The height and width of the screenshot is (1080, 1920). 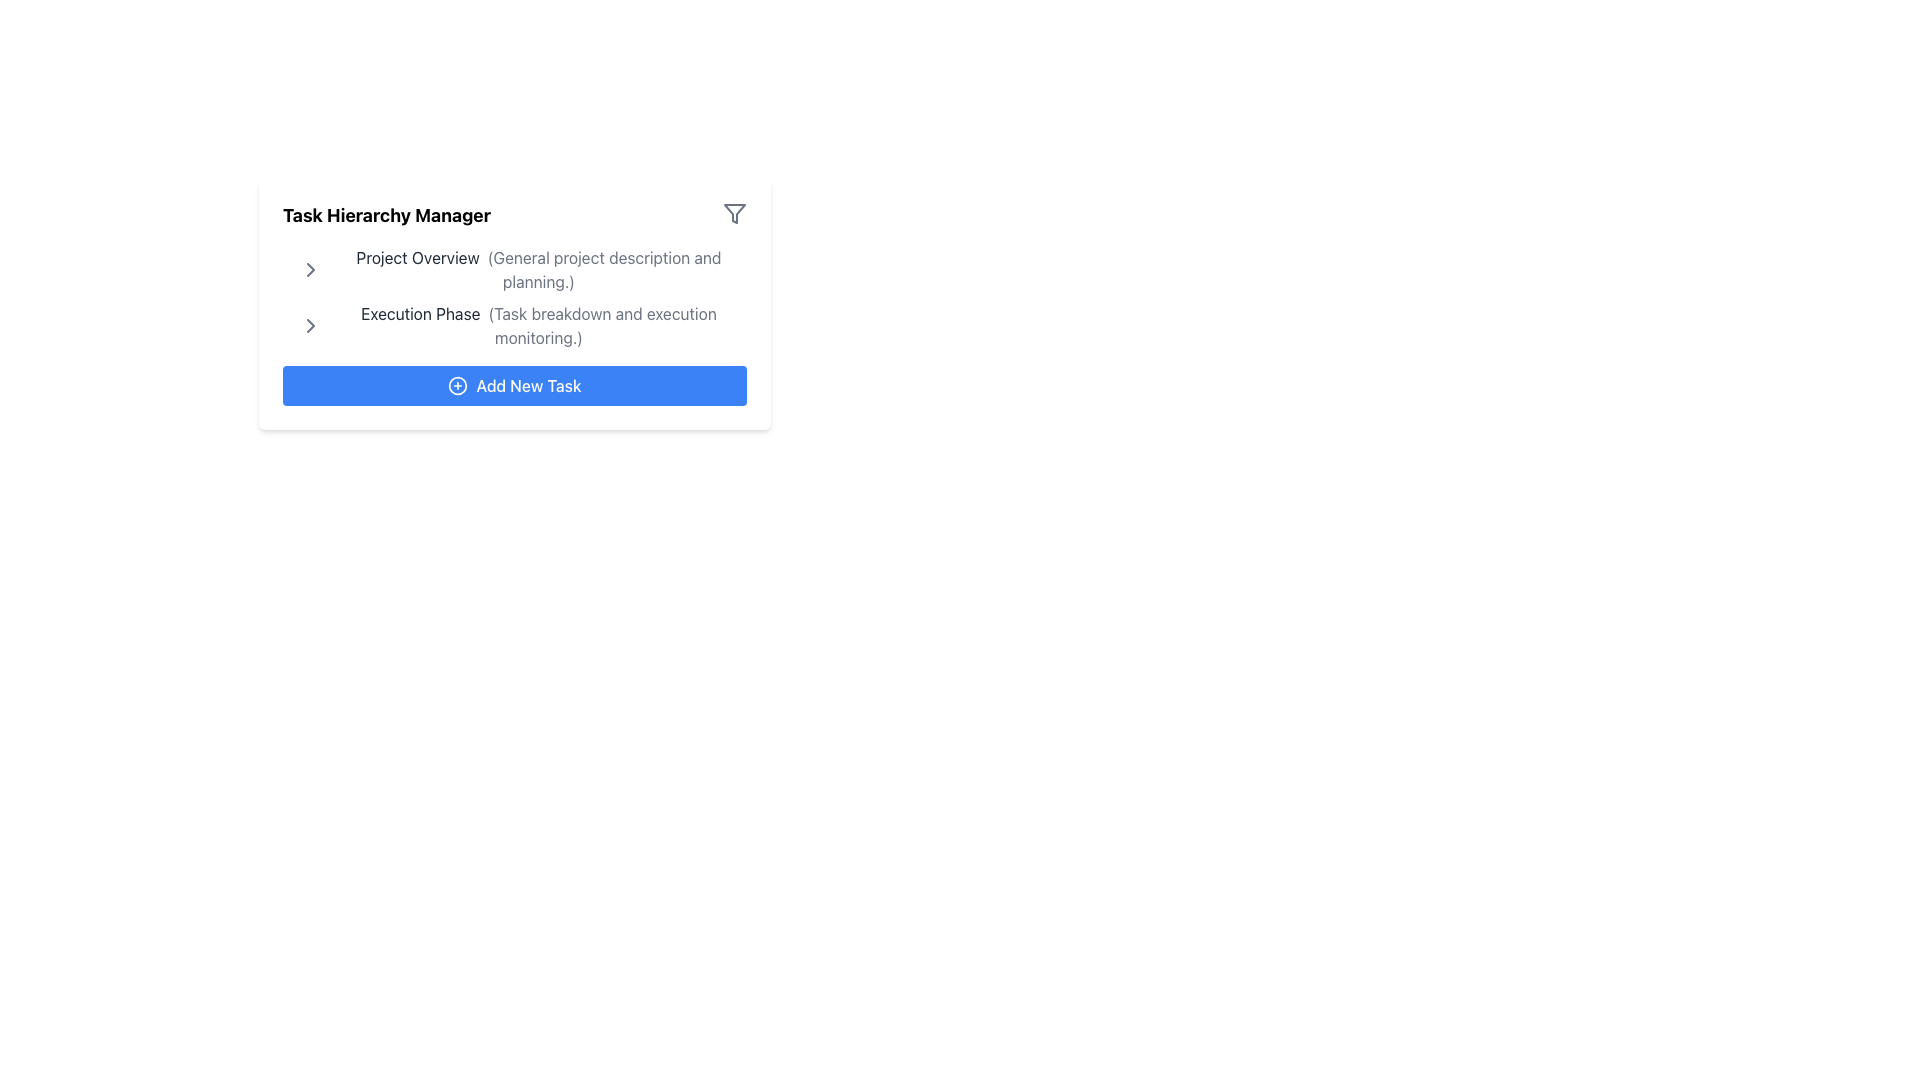 I want to click on the gray upside-down triangle icon located to the far right of the 'Task Hierarchy Manager' section header, so click(x=733, y=213).